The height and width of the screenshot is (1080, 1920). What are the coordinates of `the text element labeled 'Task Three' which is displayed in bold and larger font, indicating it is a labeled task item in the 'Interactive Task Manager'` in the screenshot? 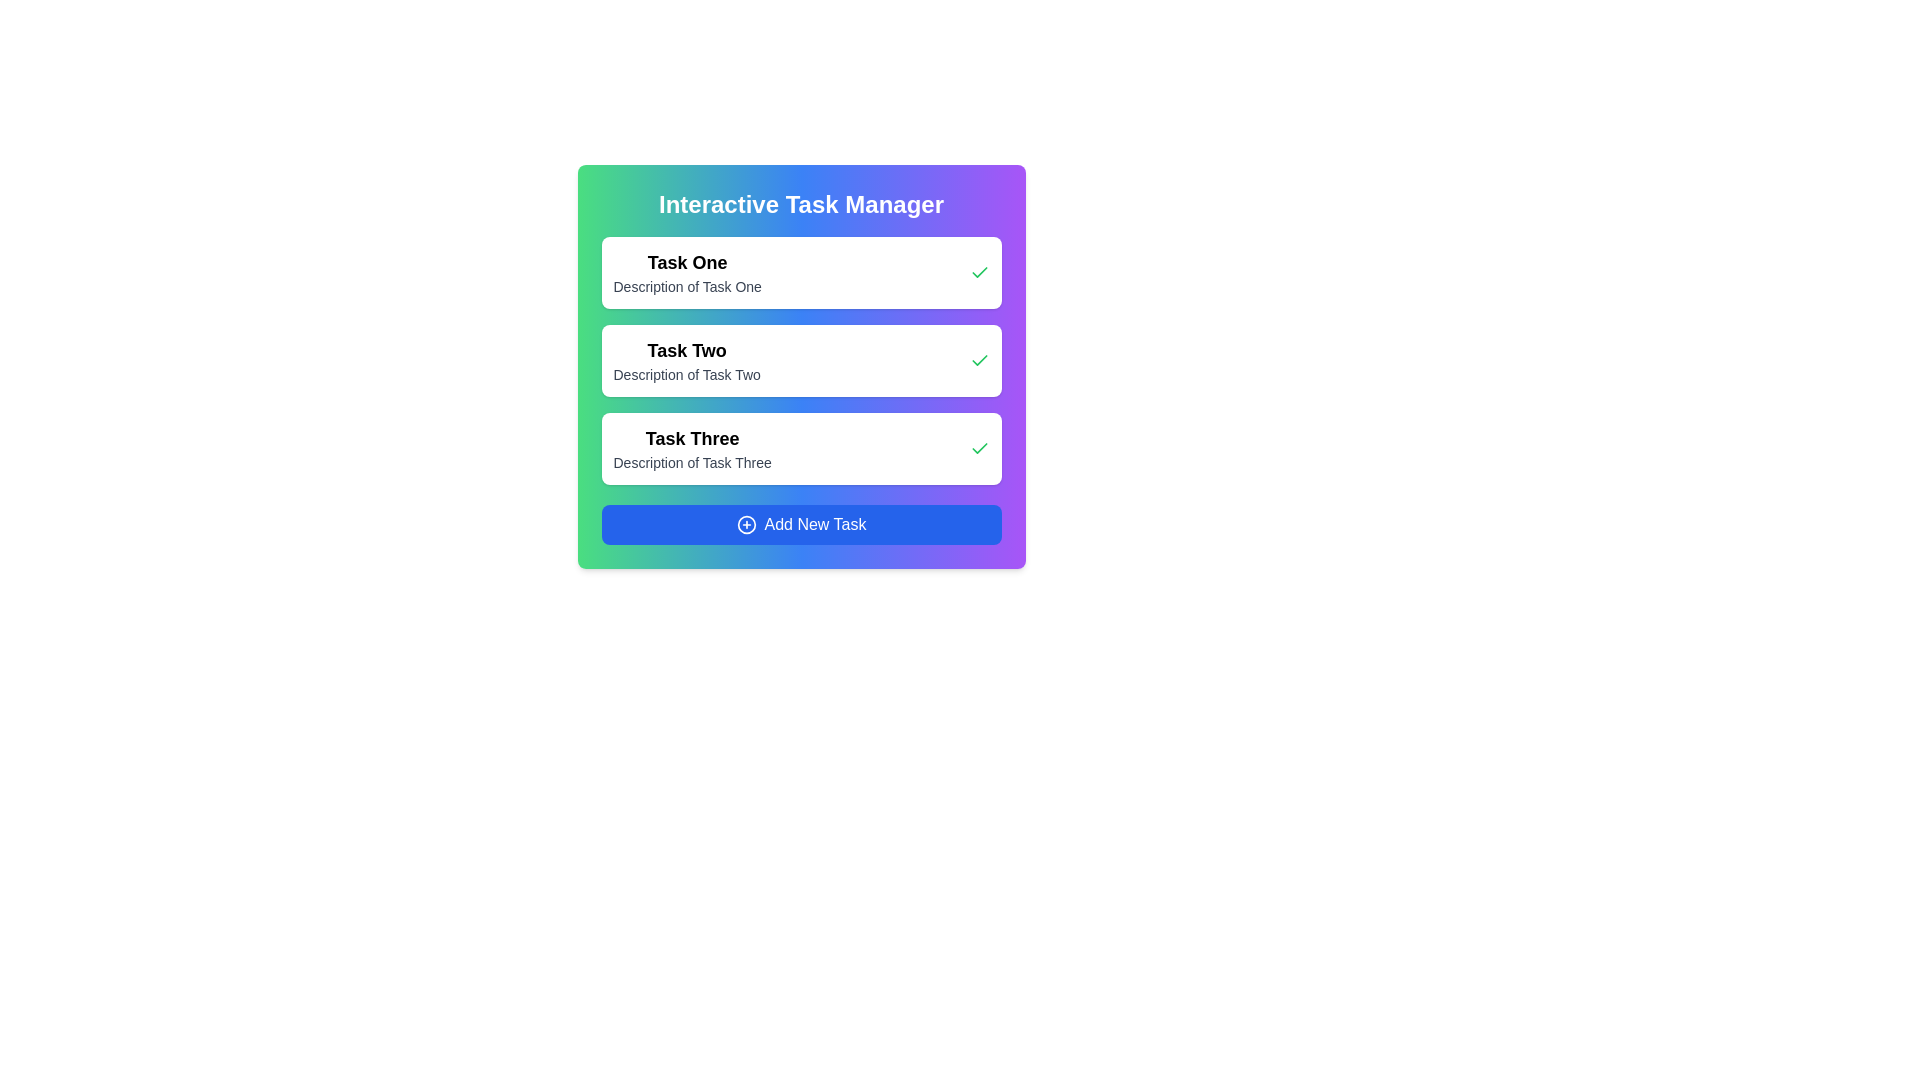 It's located at (692, 447).